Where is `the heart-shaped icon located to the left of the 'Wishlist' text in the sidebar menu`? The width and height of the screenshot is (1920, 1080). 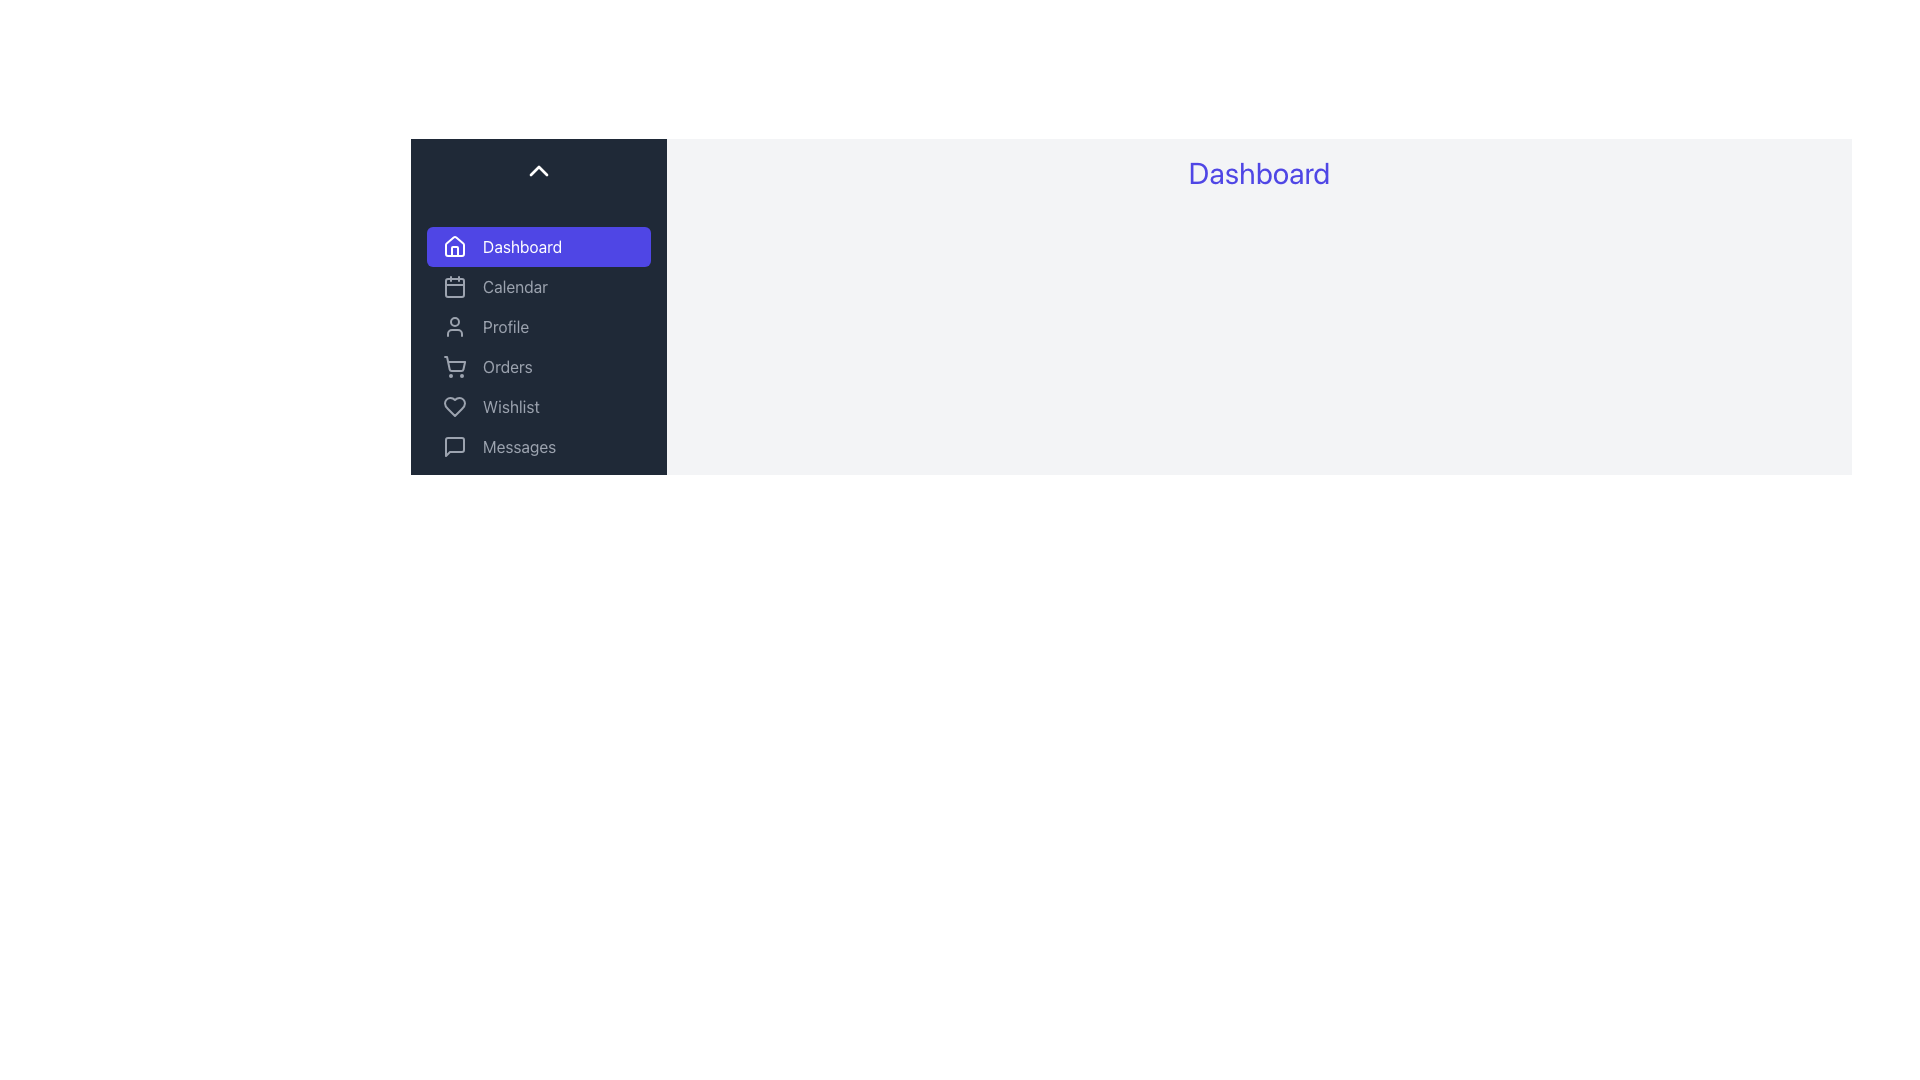
the heart-shaped icon located to the left of the 'Wishlist' text in the sidebar menu is located at coordinates (454, 406).